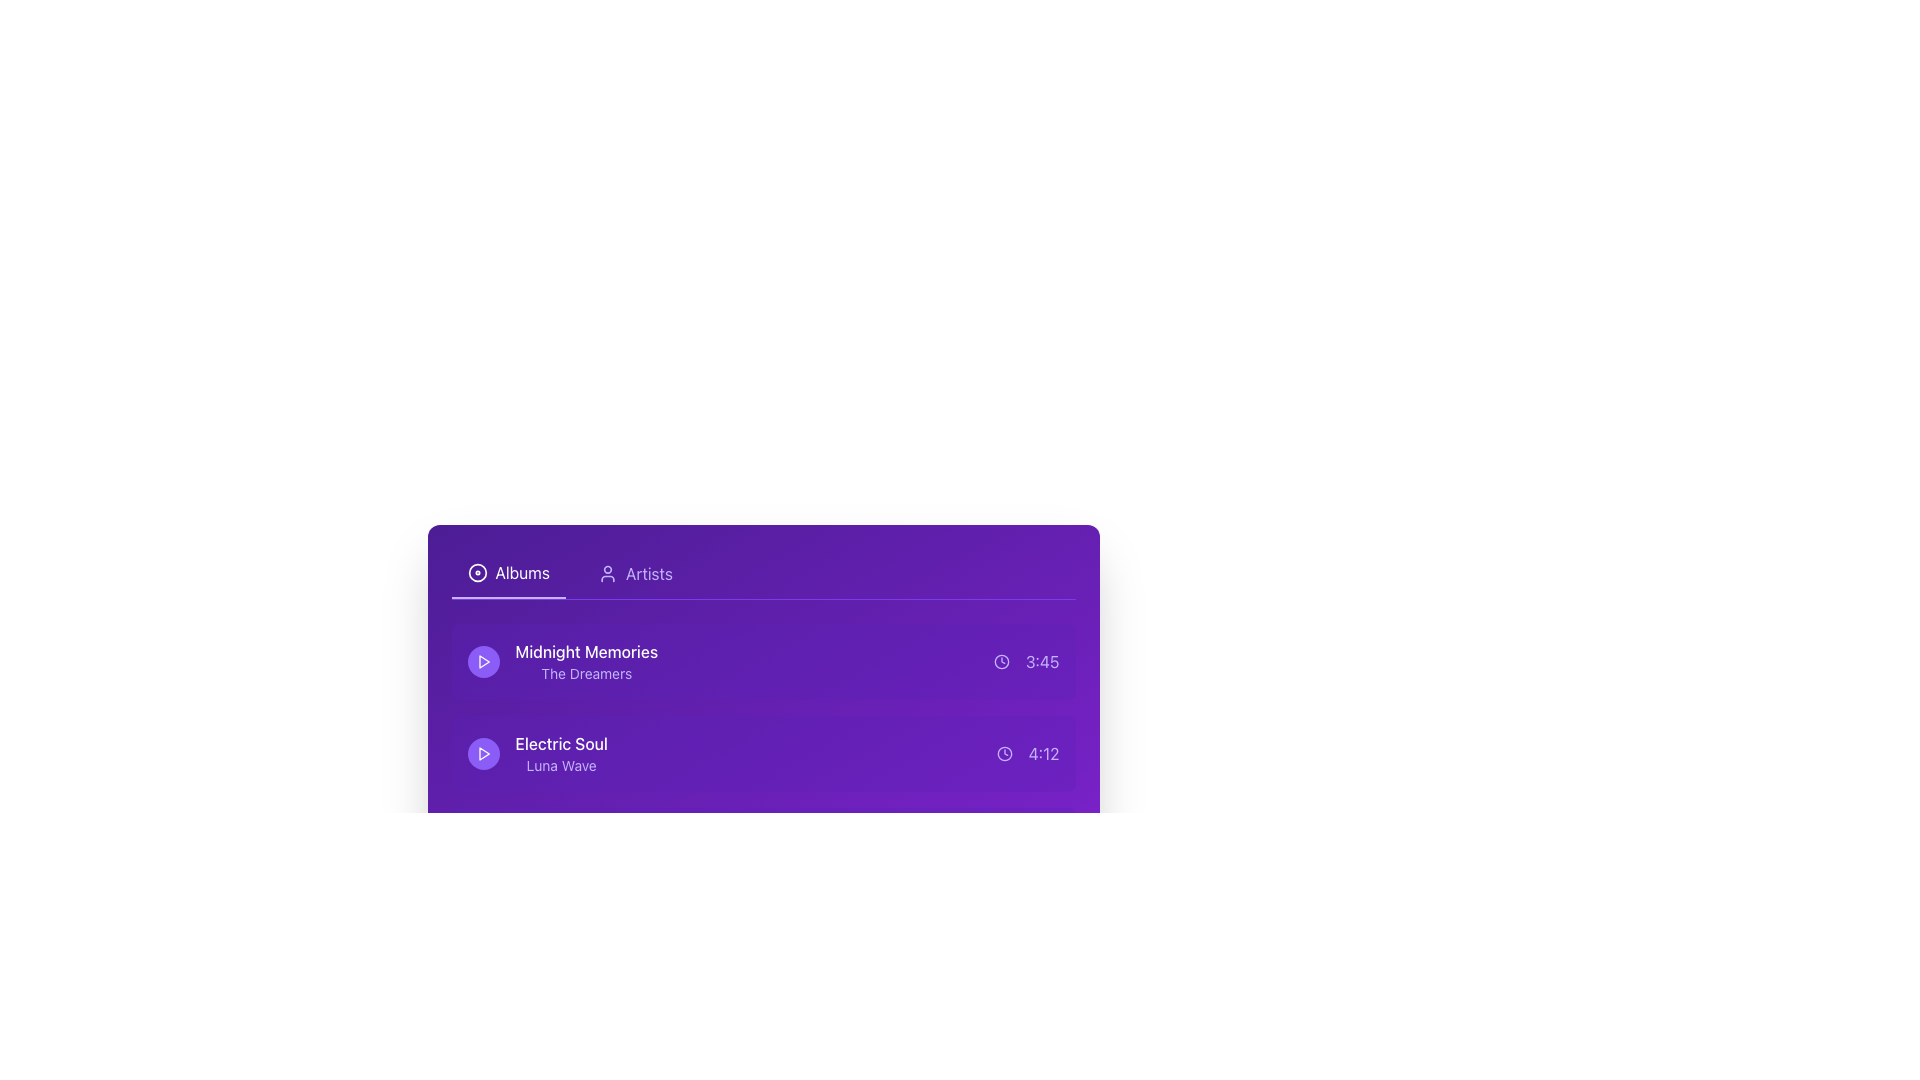 This screenshot has width=1920, height=1080. Describe the element at coordinates (476, 573) in the screenshot. I see `the circular SVG icon representing the larger disc outline located towards the top-left corner of a purple section in the interface, adjacent to the 'Albums' text` at that location.